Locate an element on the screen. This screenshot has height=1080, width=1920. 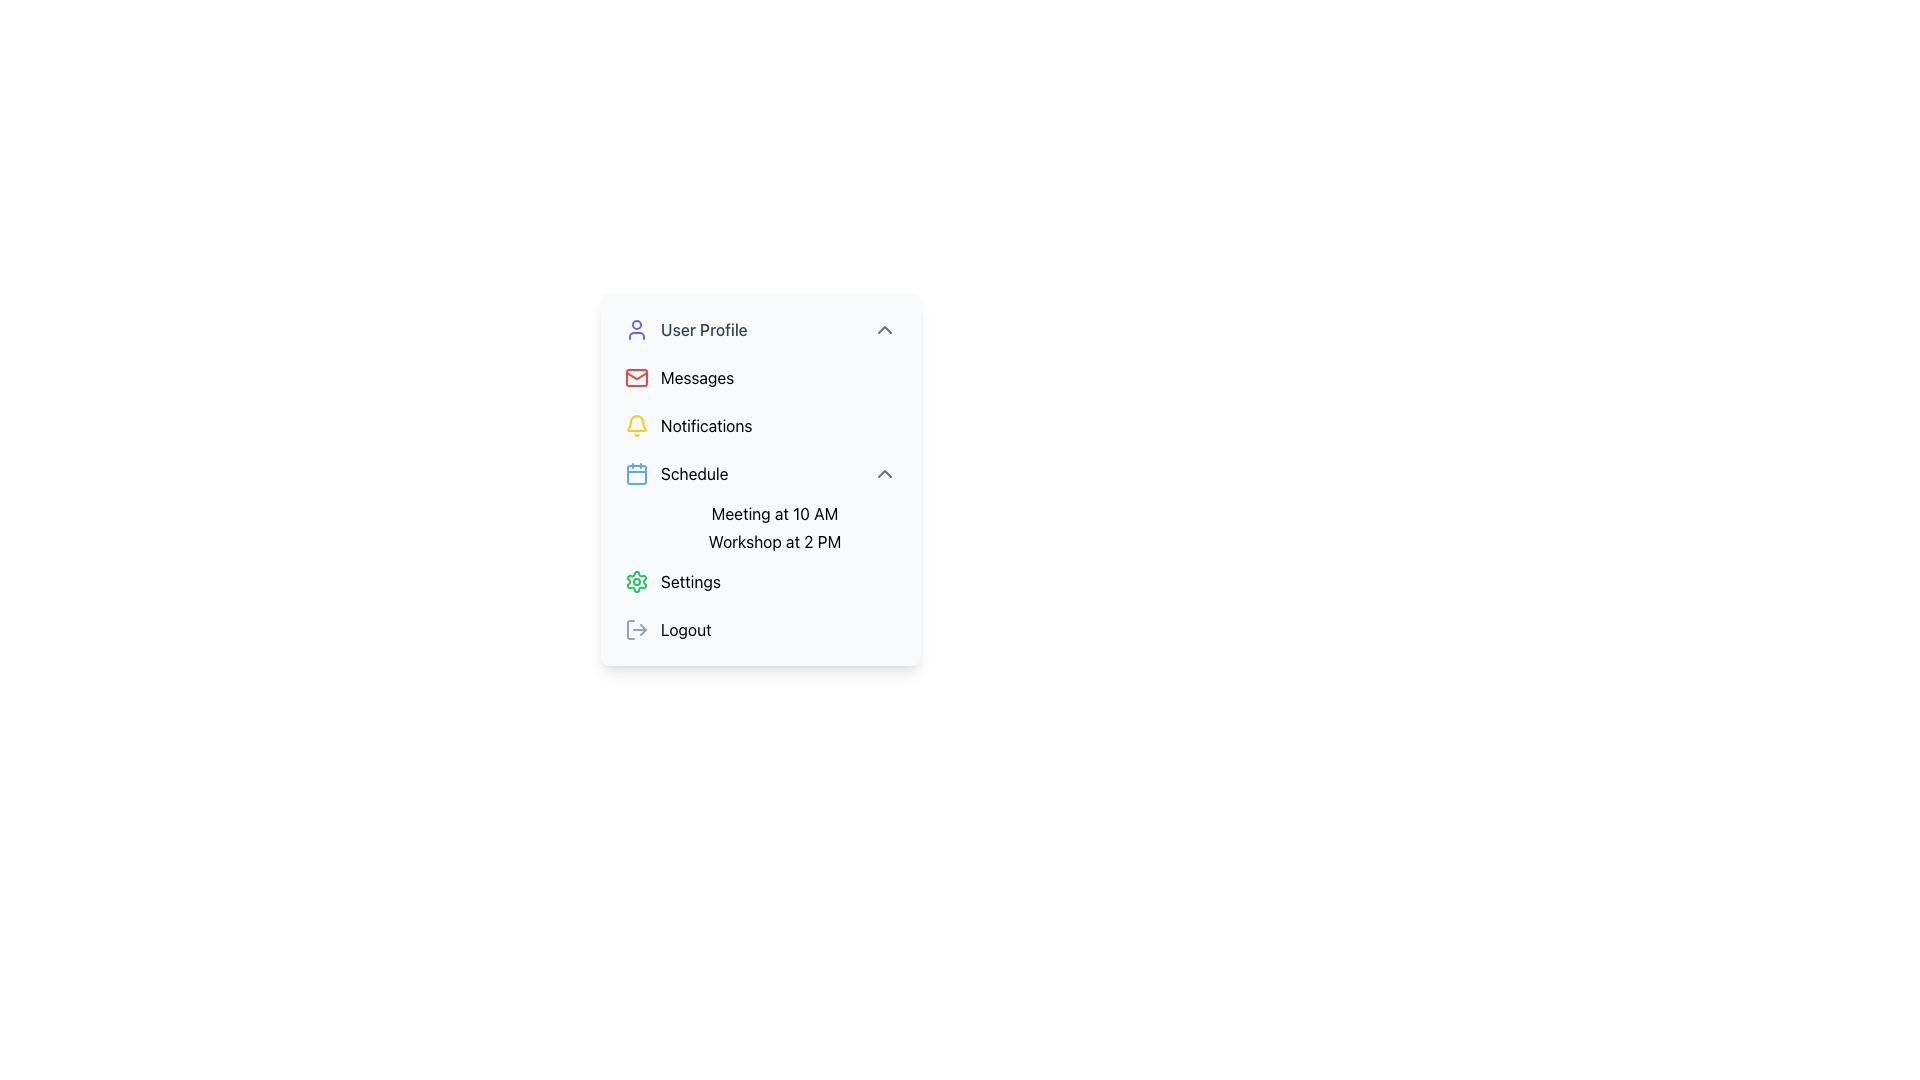
the Notifications menu is located at coordinates (636, 422).